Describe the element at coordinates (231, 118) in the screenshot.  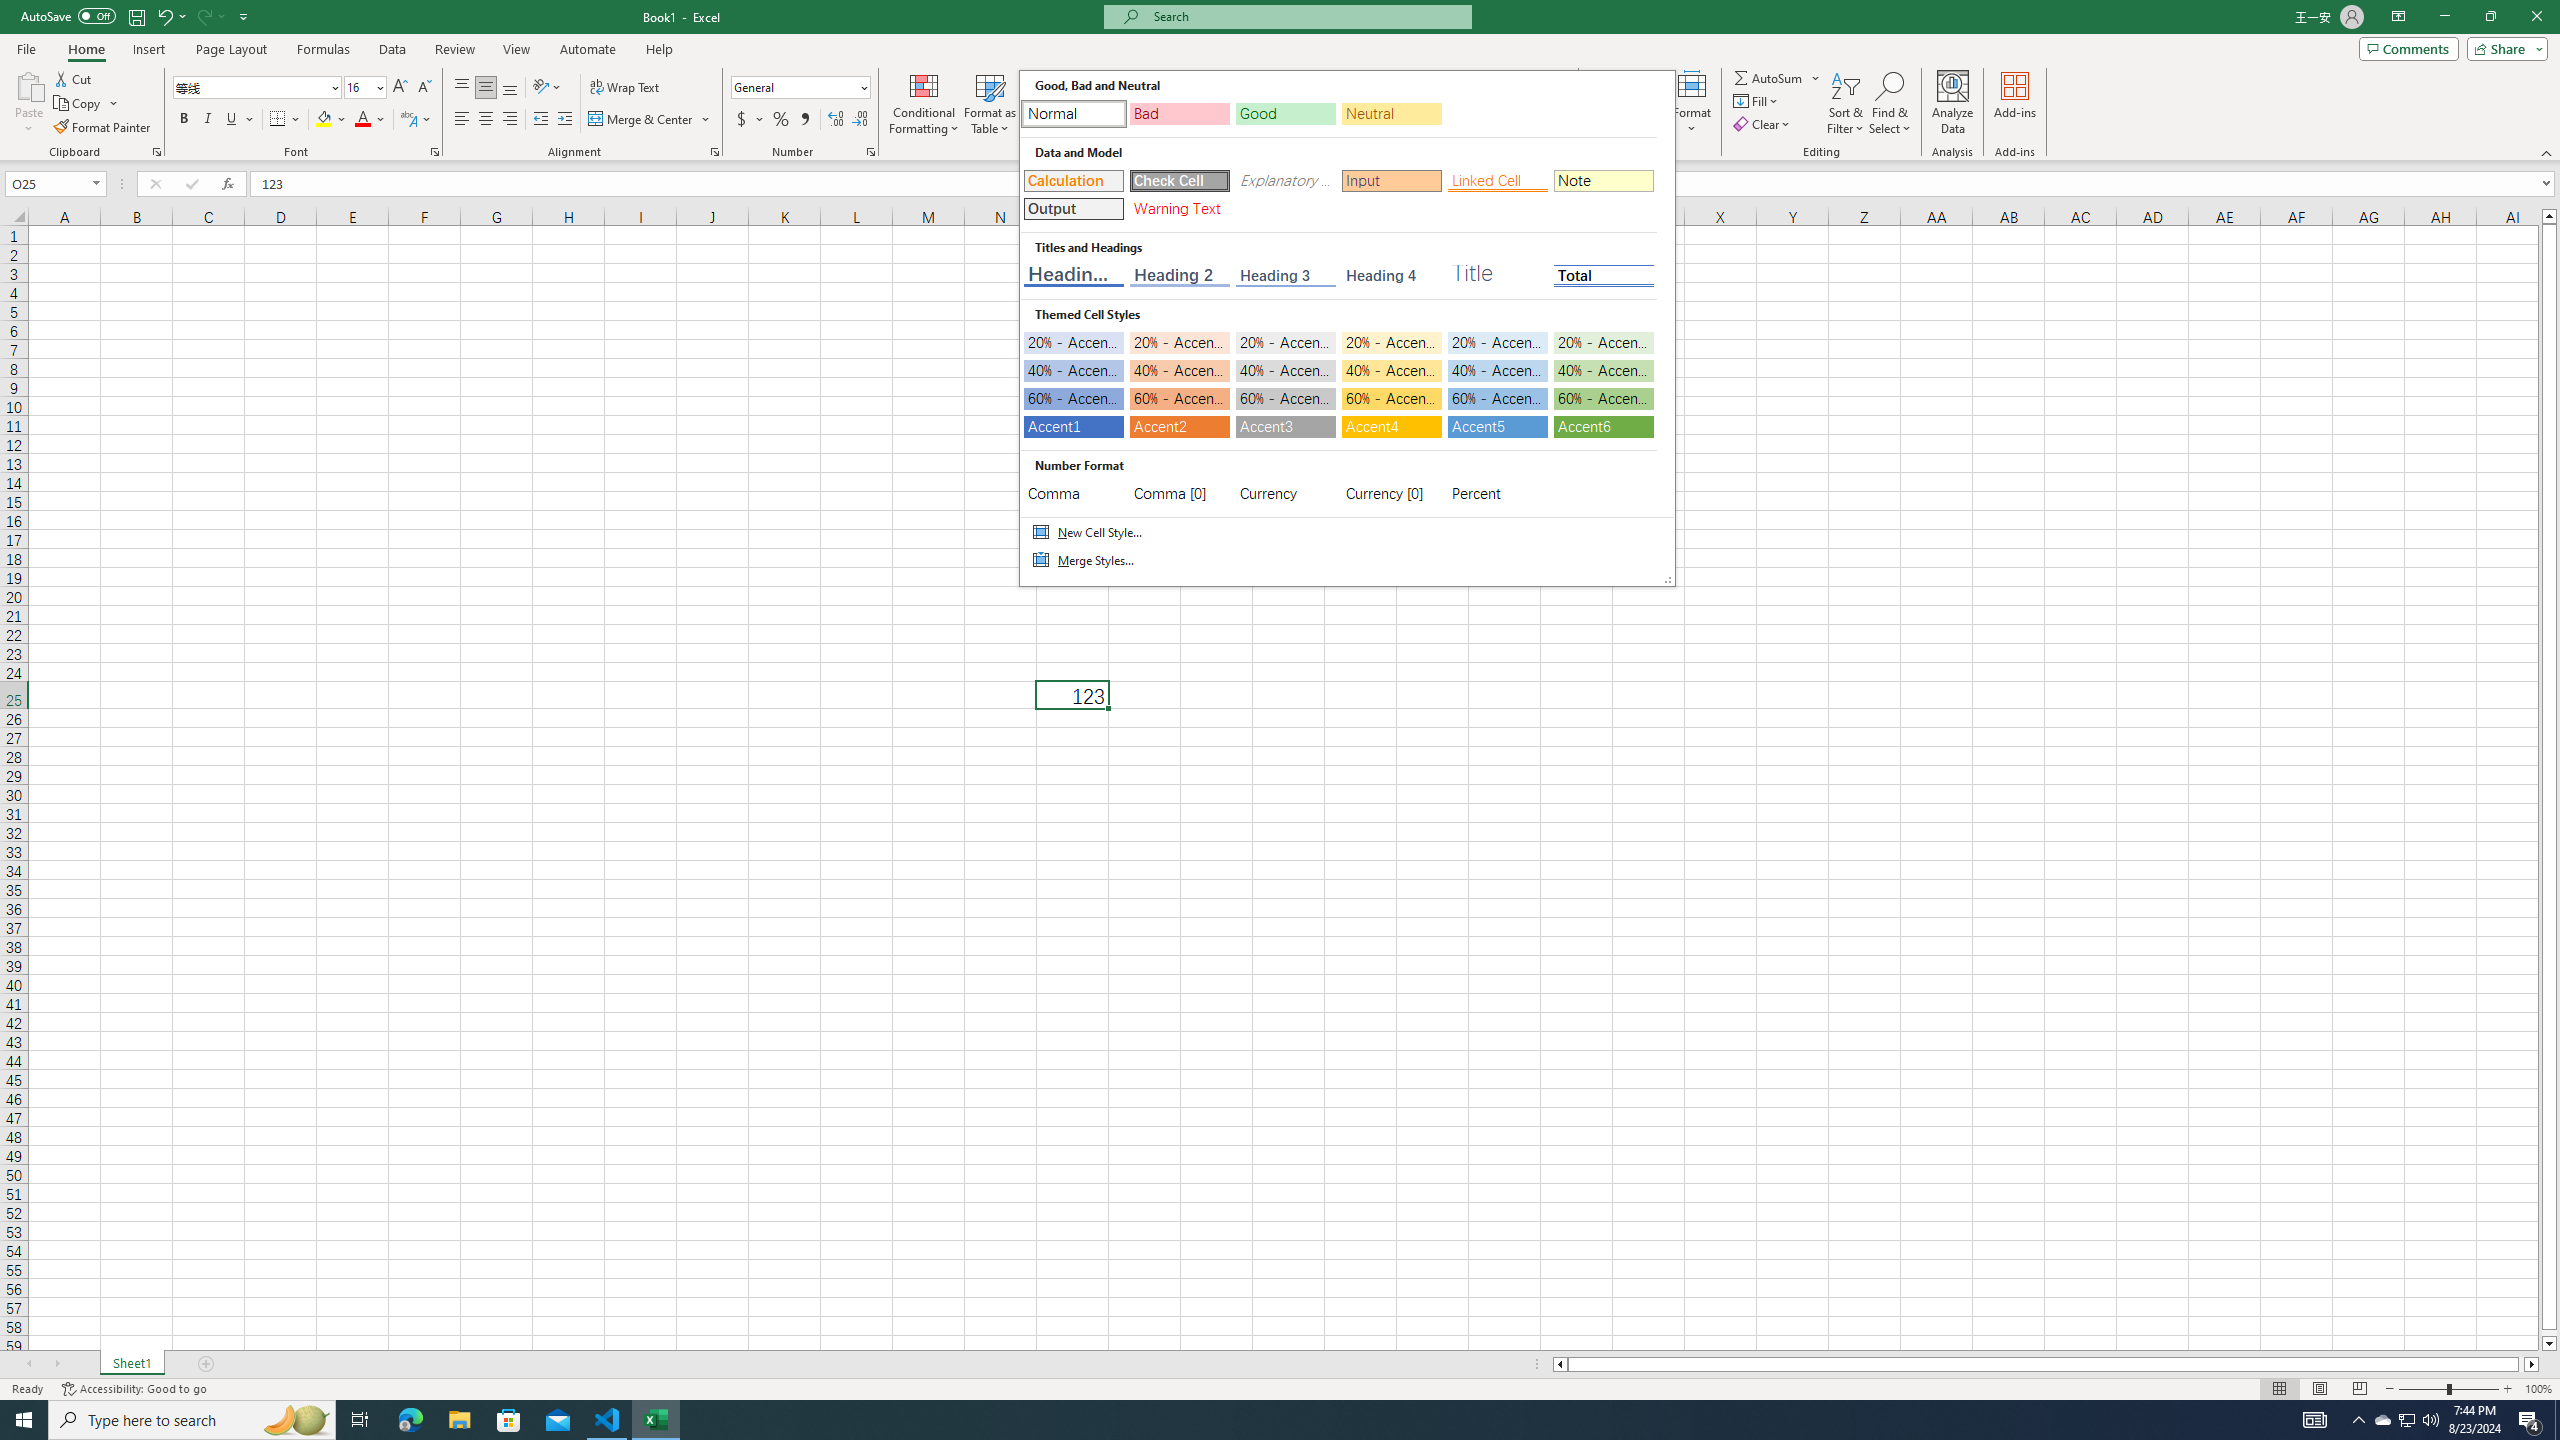
I see `'Underline'` at that location.